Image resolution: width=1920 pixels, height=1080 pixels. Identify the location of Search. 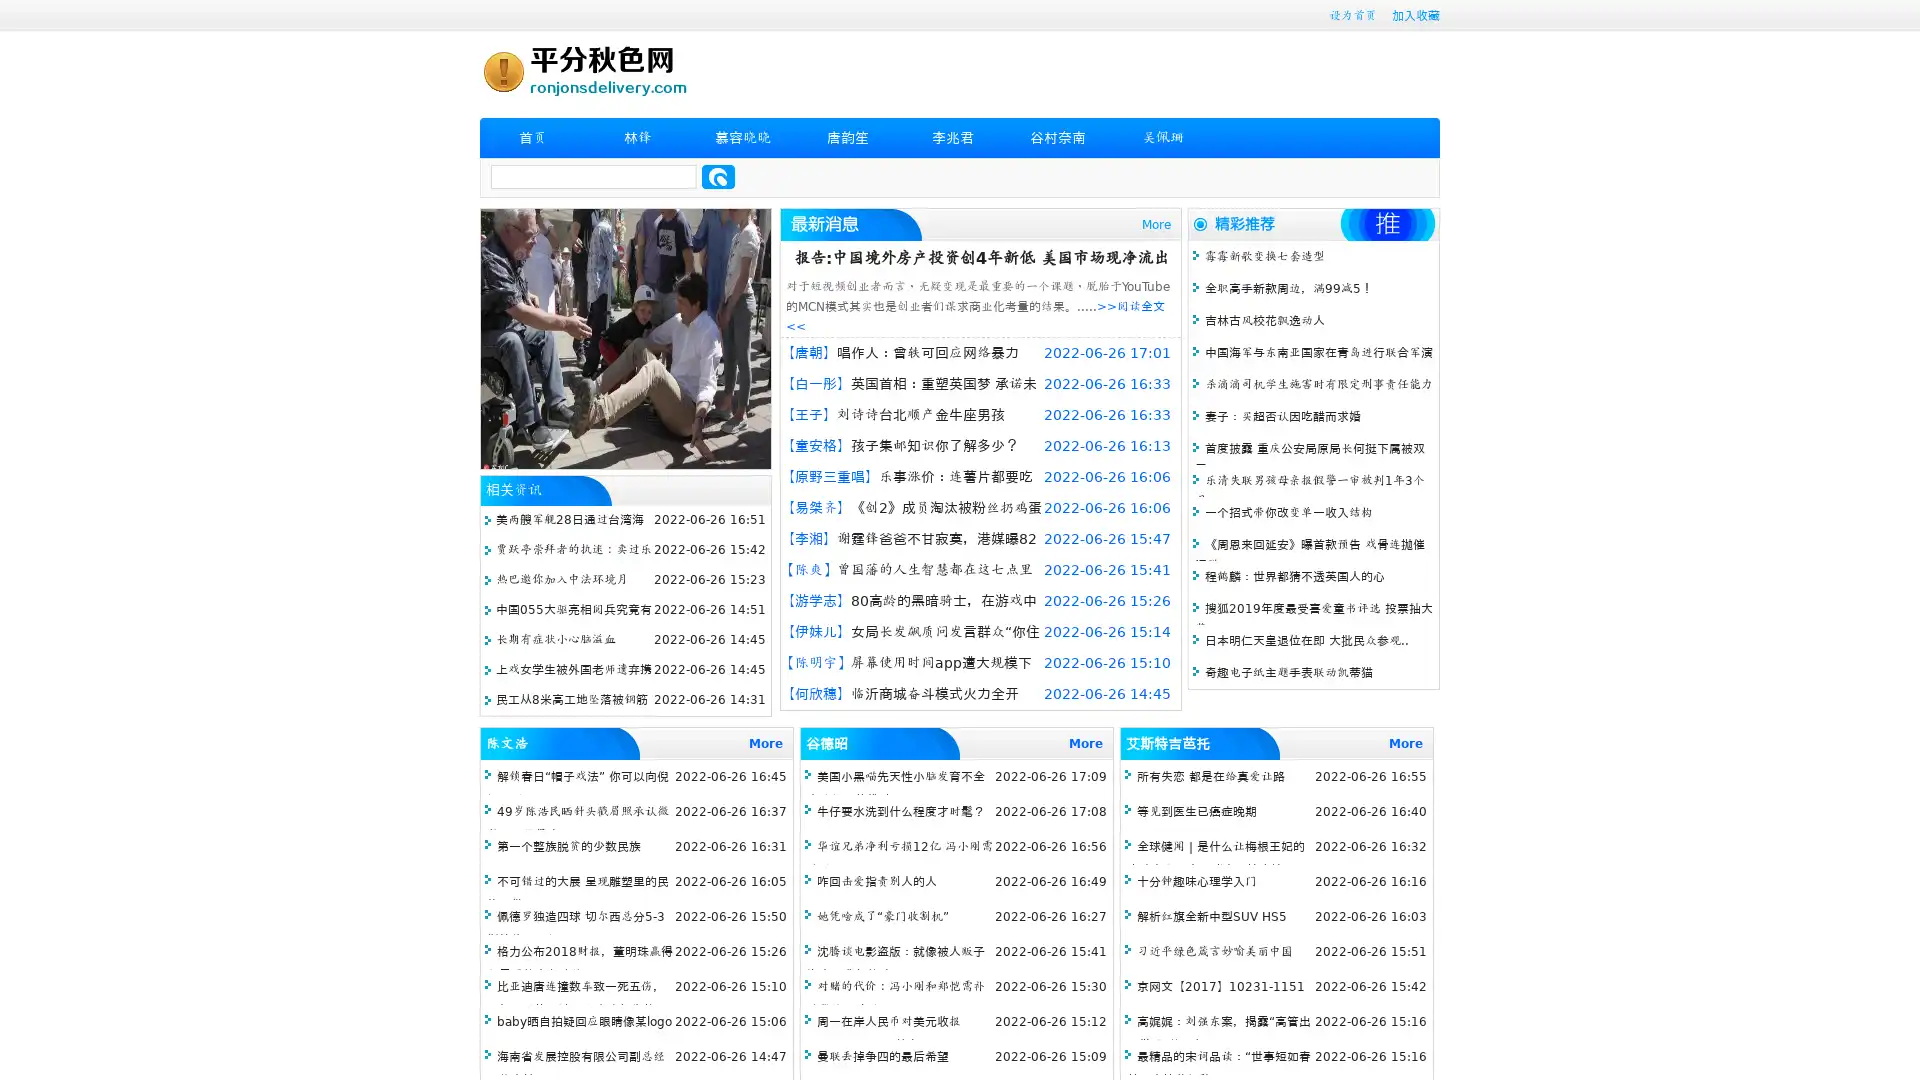
(718, 176).